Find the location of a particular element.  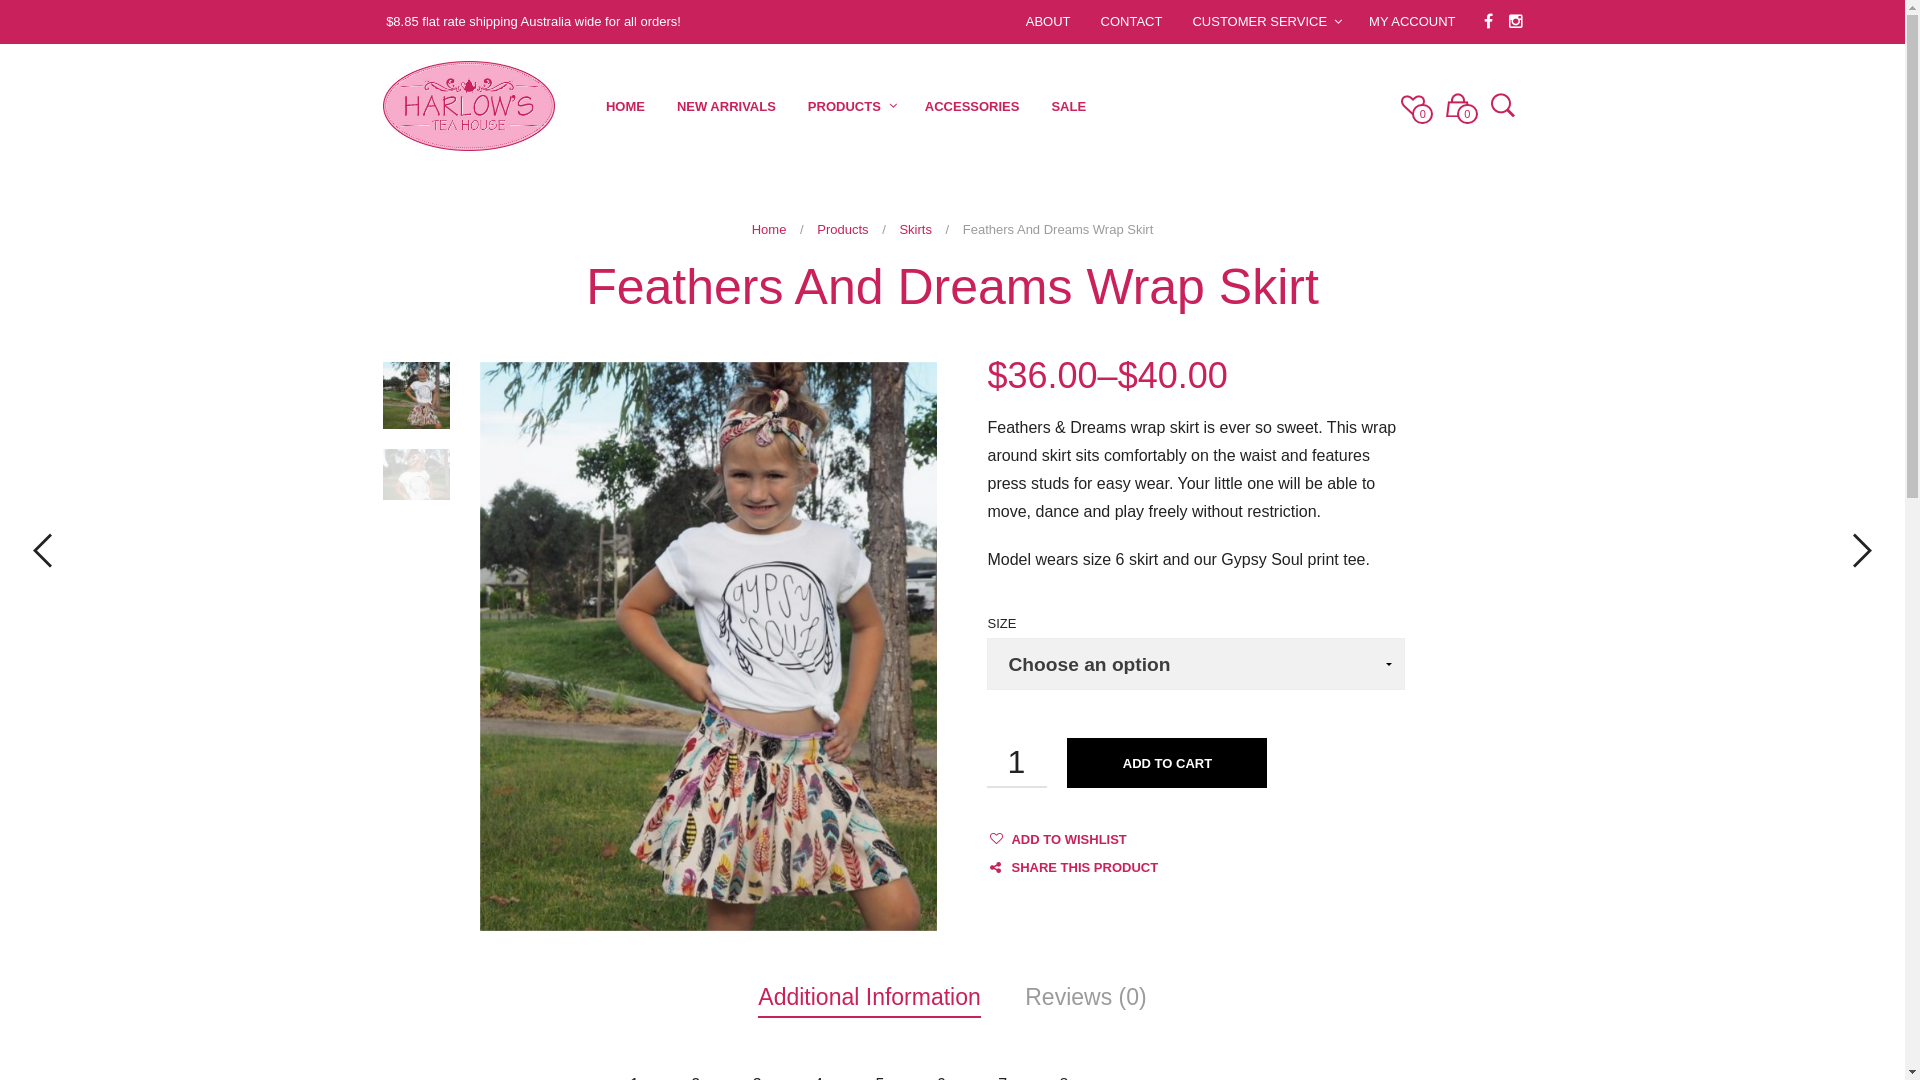

'SALE' is located at coordinates (1035, 106).